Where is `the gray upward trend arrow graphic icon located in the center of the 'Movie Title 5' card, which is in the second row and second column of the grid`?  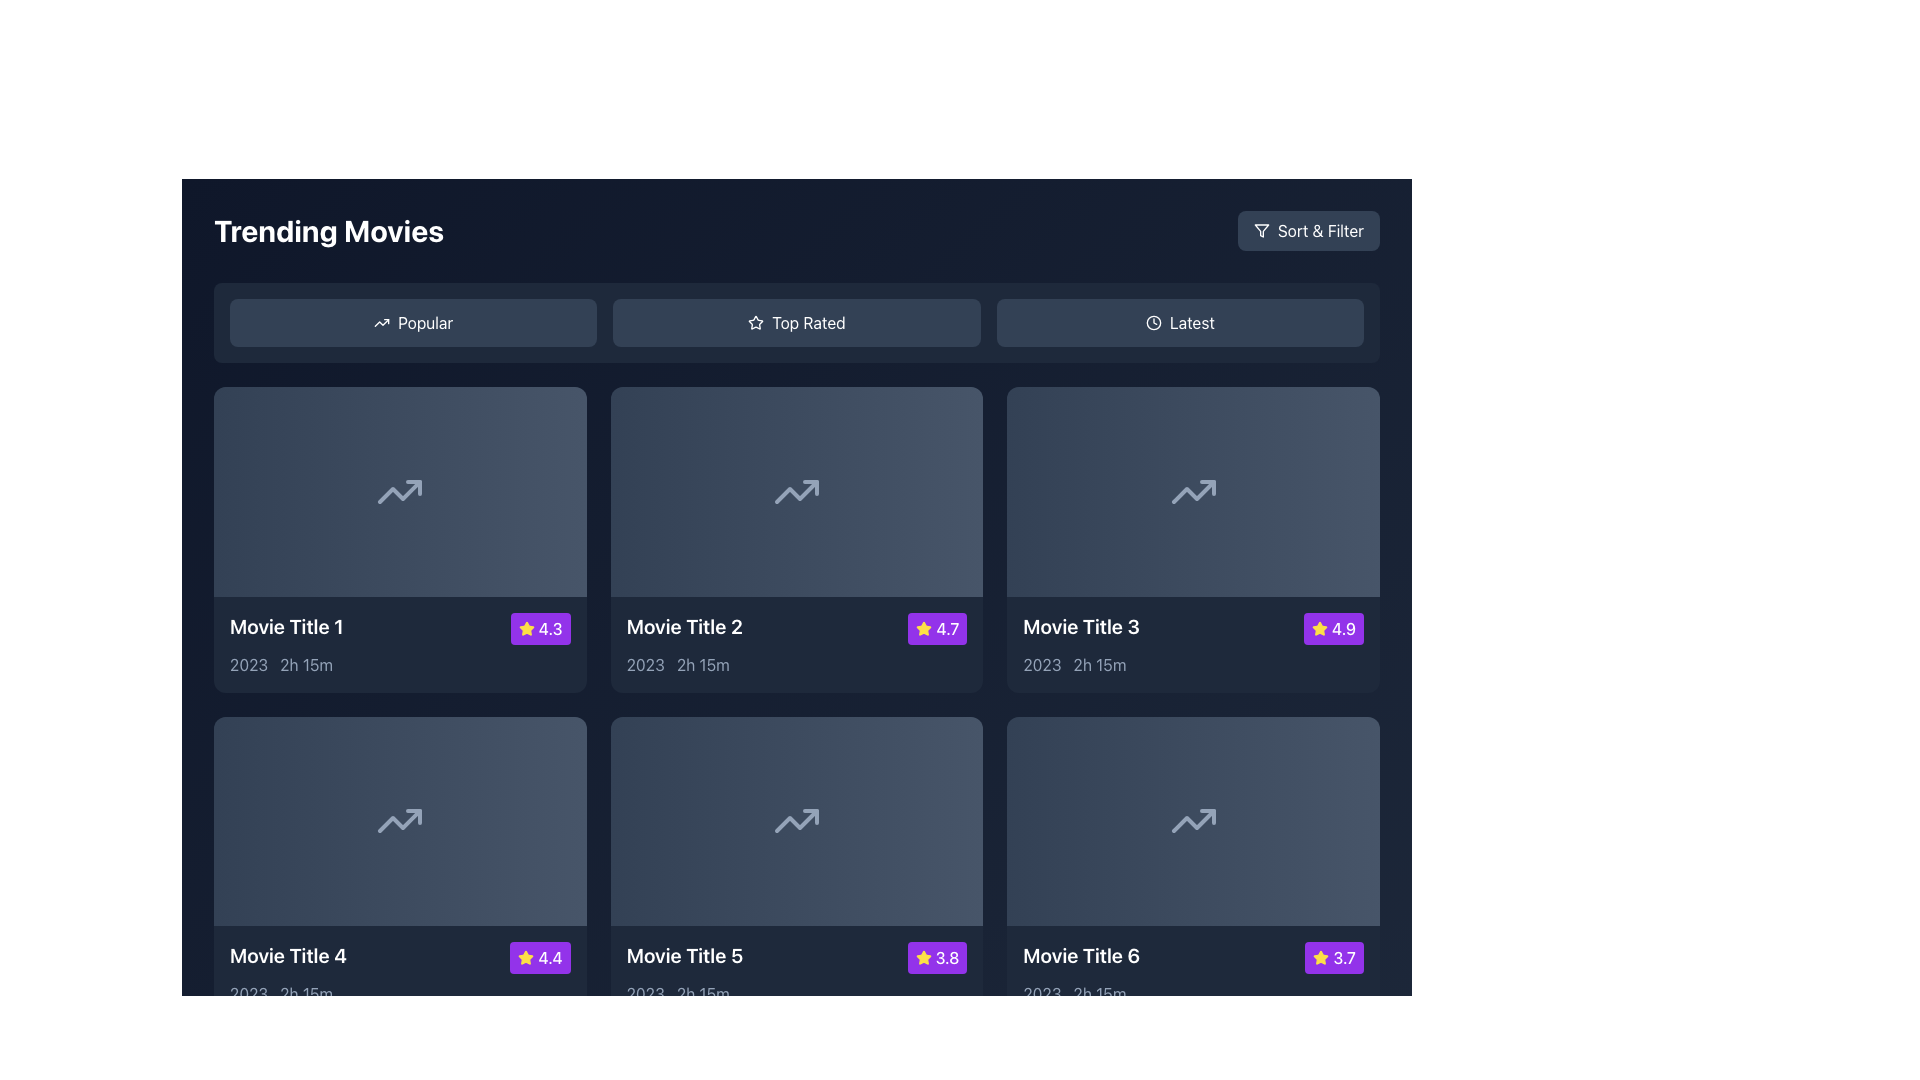
the gray upward trend arrow graphic icon located in the center of the 'Movie Title 5' card, which is in the second row and second column of the grid is located at coordinates (795, 821).